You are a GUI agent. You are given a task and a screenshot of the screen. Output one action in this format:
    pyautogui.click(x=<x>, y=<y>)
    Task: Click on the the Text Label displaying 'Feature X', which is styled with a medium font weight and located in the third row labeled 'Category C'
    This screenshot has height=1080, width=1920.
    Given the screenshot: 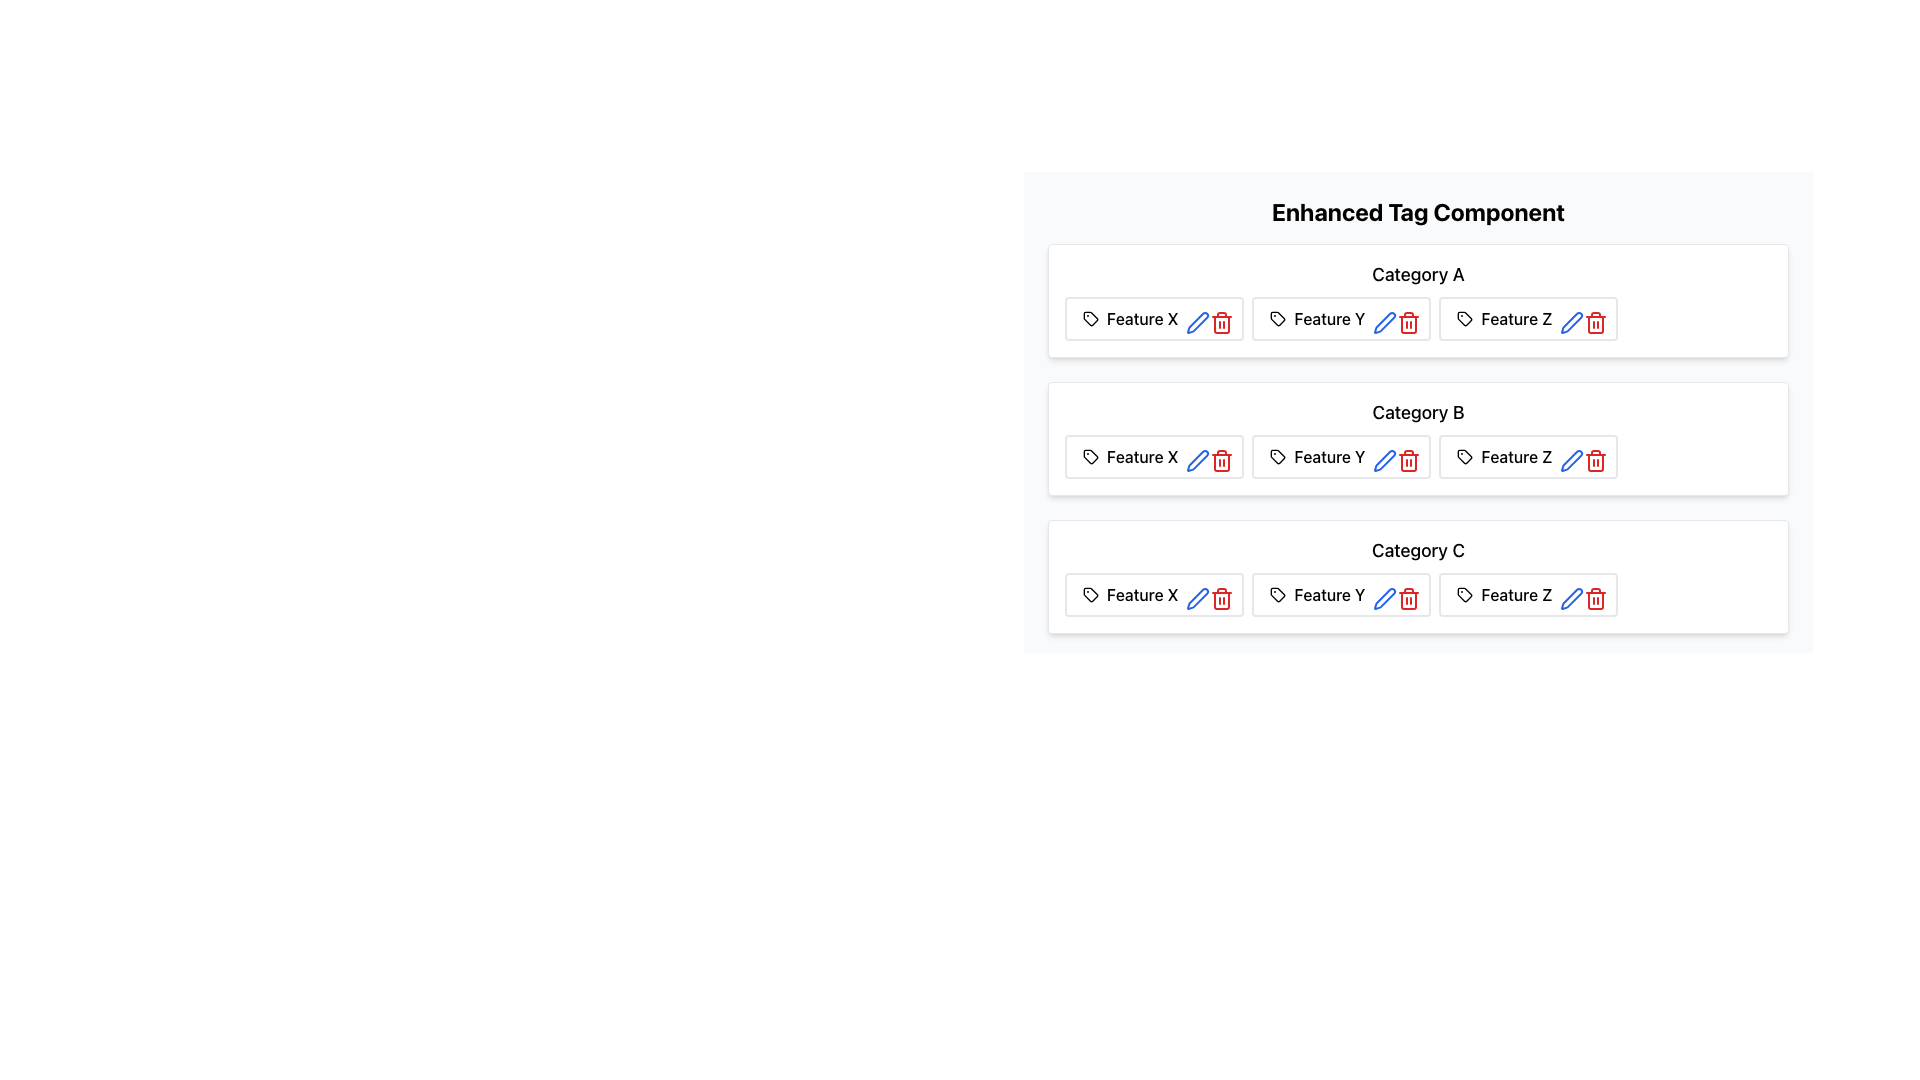 What is the action you would take?
    pyautogui.click(x=1142, y=593)
    